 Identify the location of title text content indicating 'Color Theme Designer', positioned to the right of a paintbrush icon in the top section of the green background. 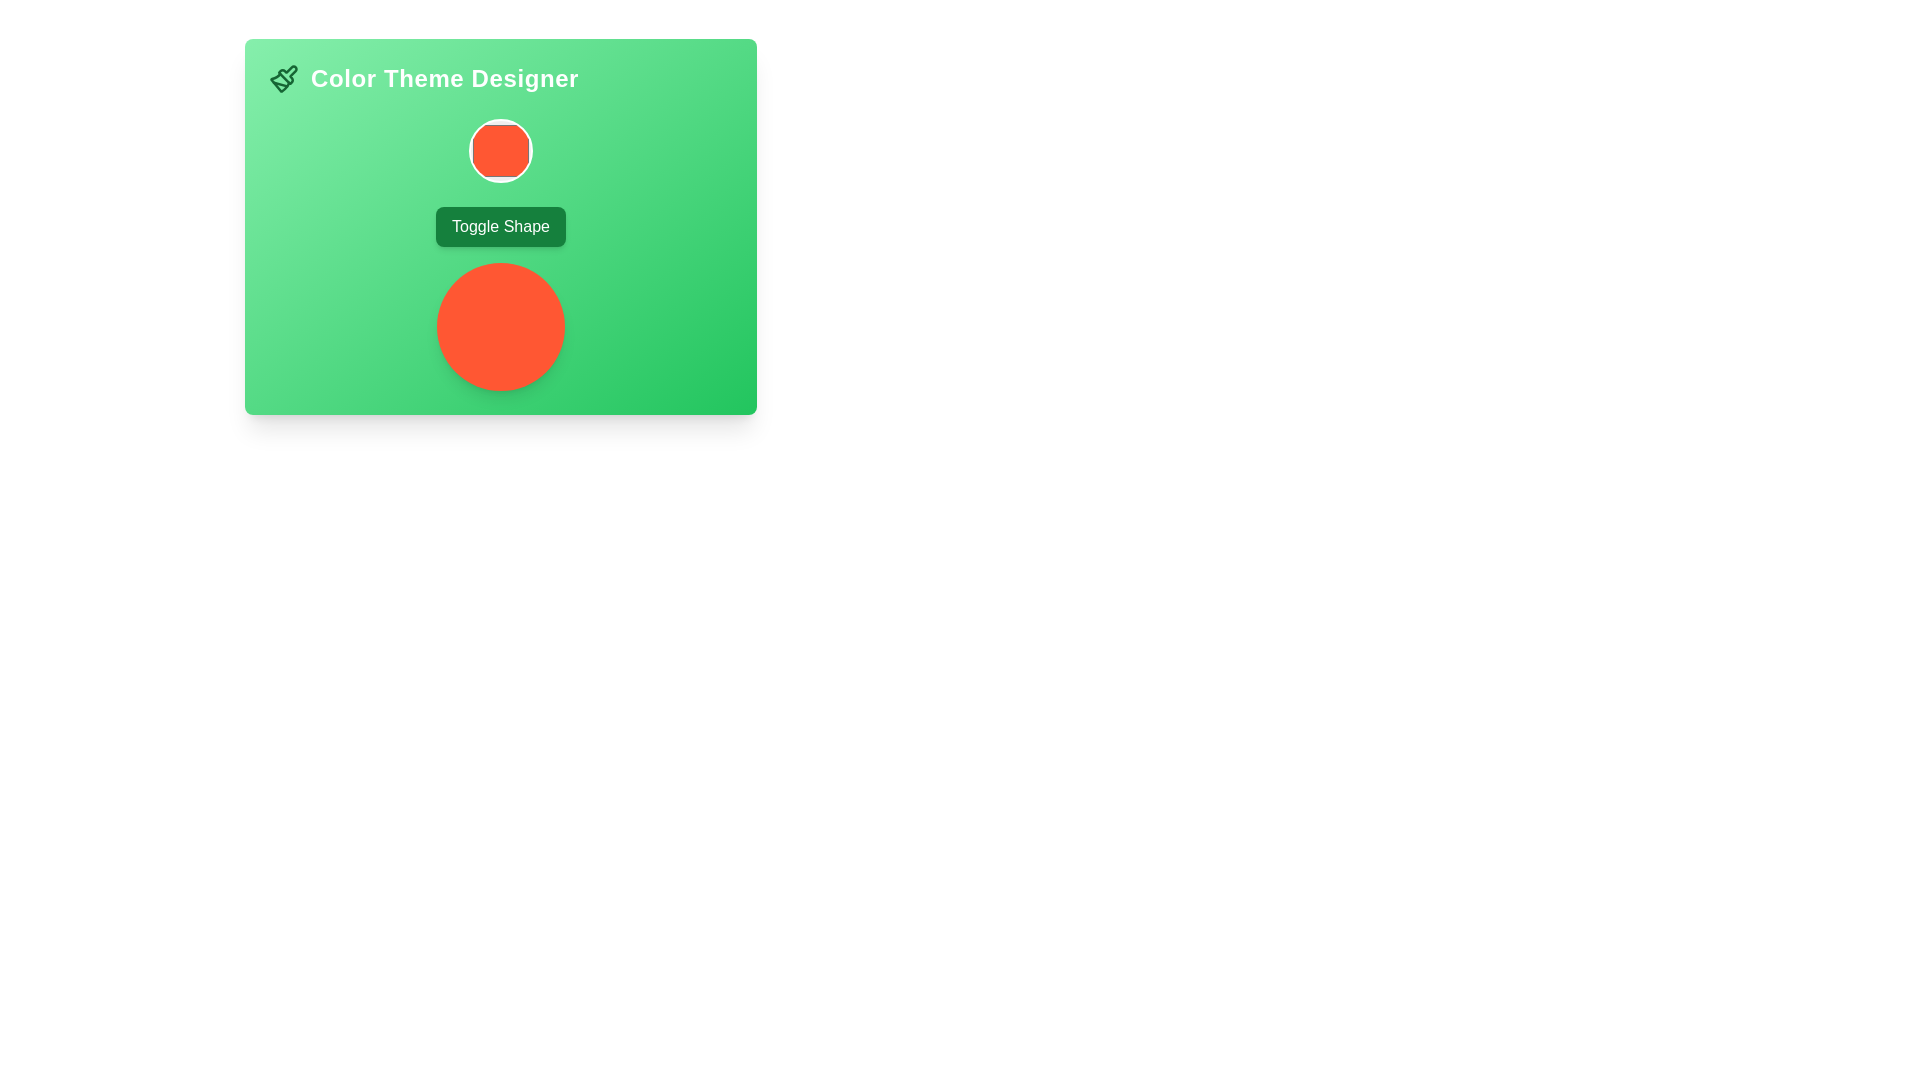
(444, 77).